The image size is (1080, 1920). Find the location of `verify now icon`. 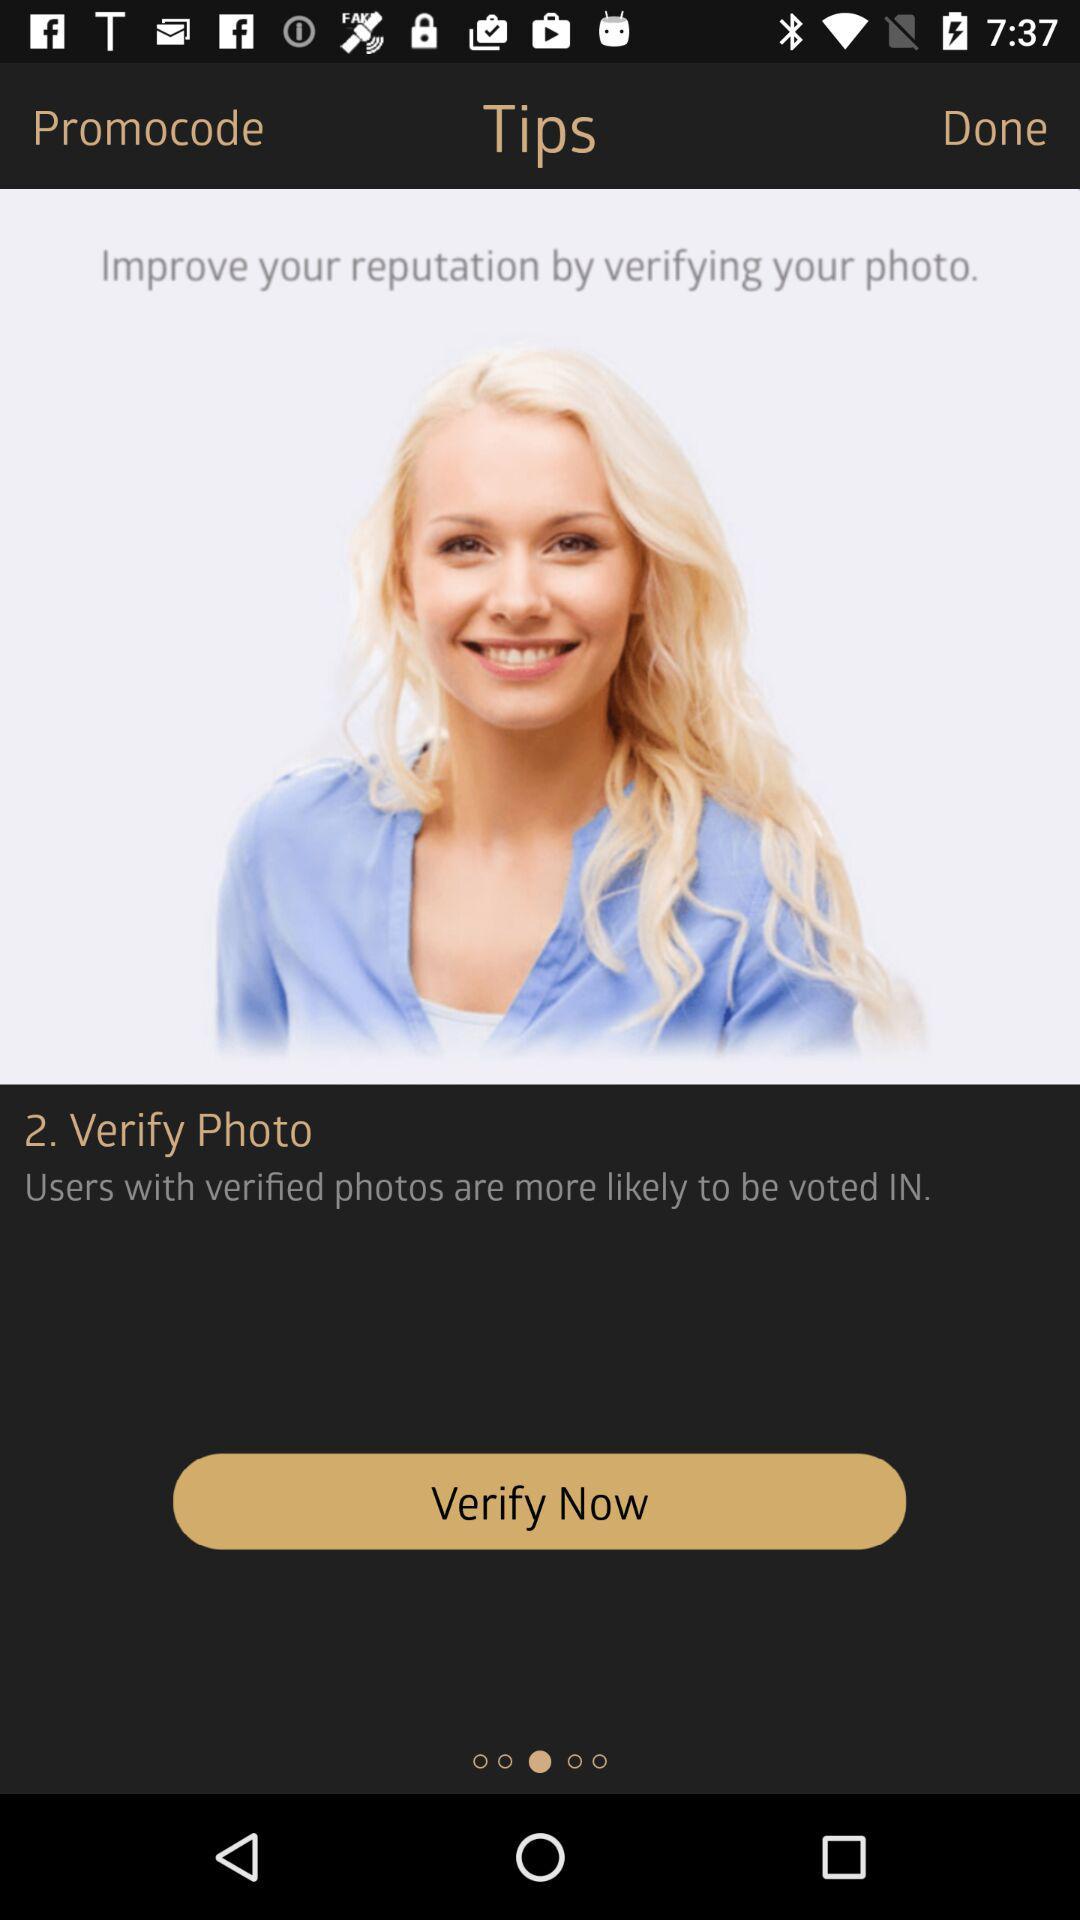

verify now icon is located at coordinates (540, 1501).